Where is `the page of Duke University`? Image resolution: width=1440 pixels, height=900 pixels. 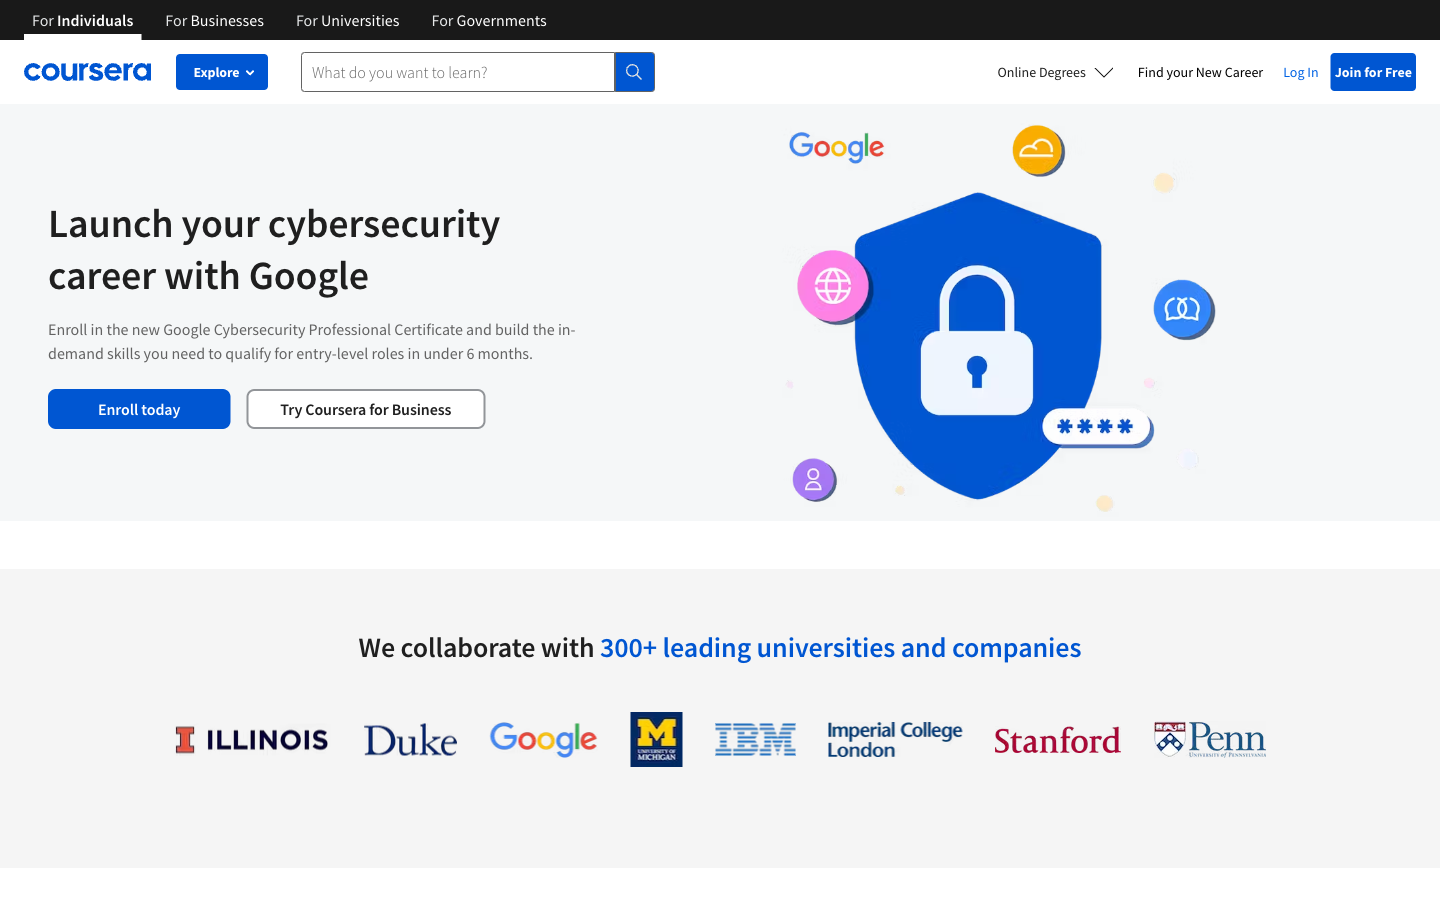
the page of Duke University is located at coordinates (409, 738).